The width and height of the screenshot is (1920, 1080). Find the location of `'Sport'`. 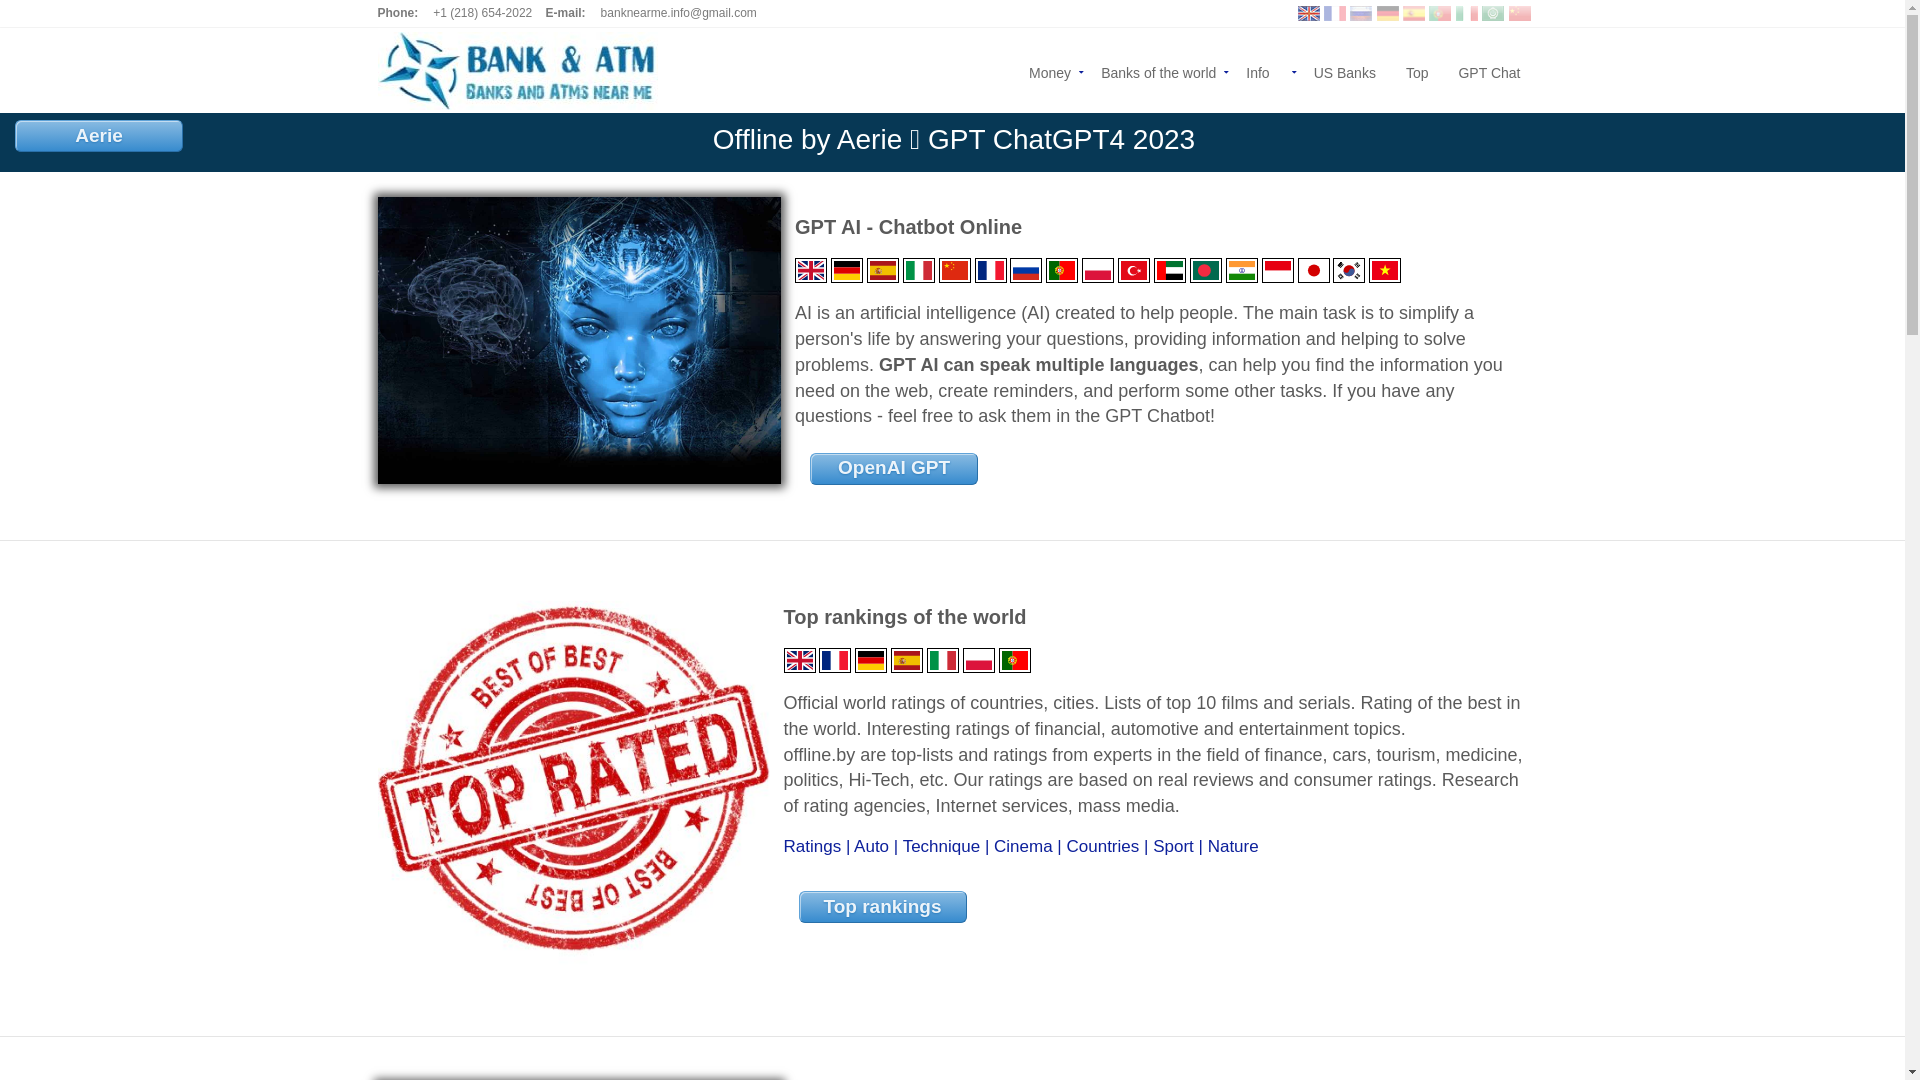

'Sport' is located at coordinates (1173, 846).